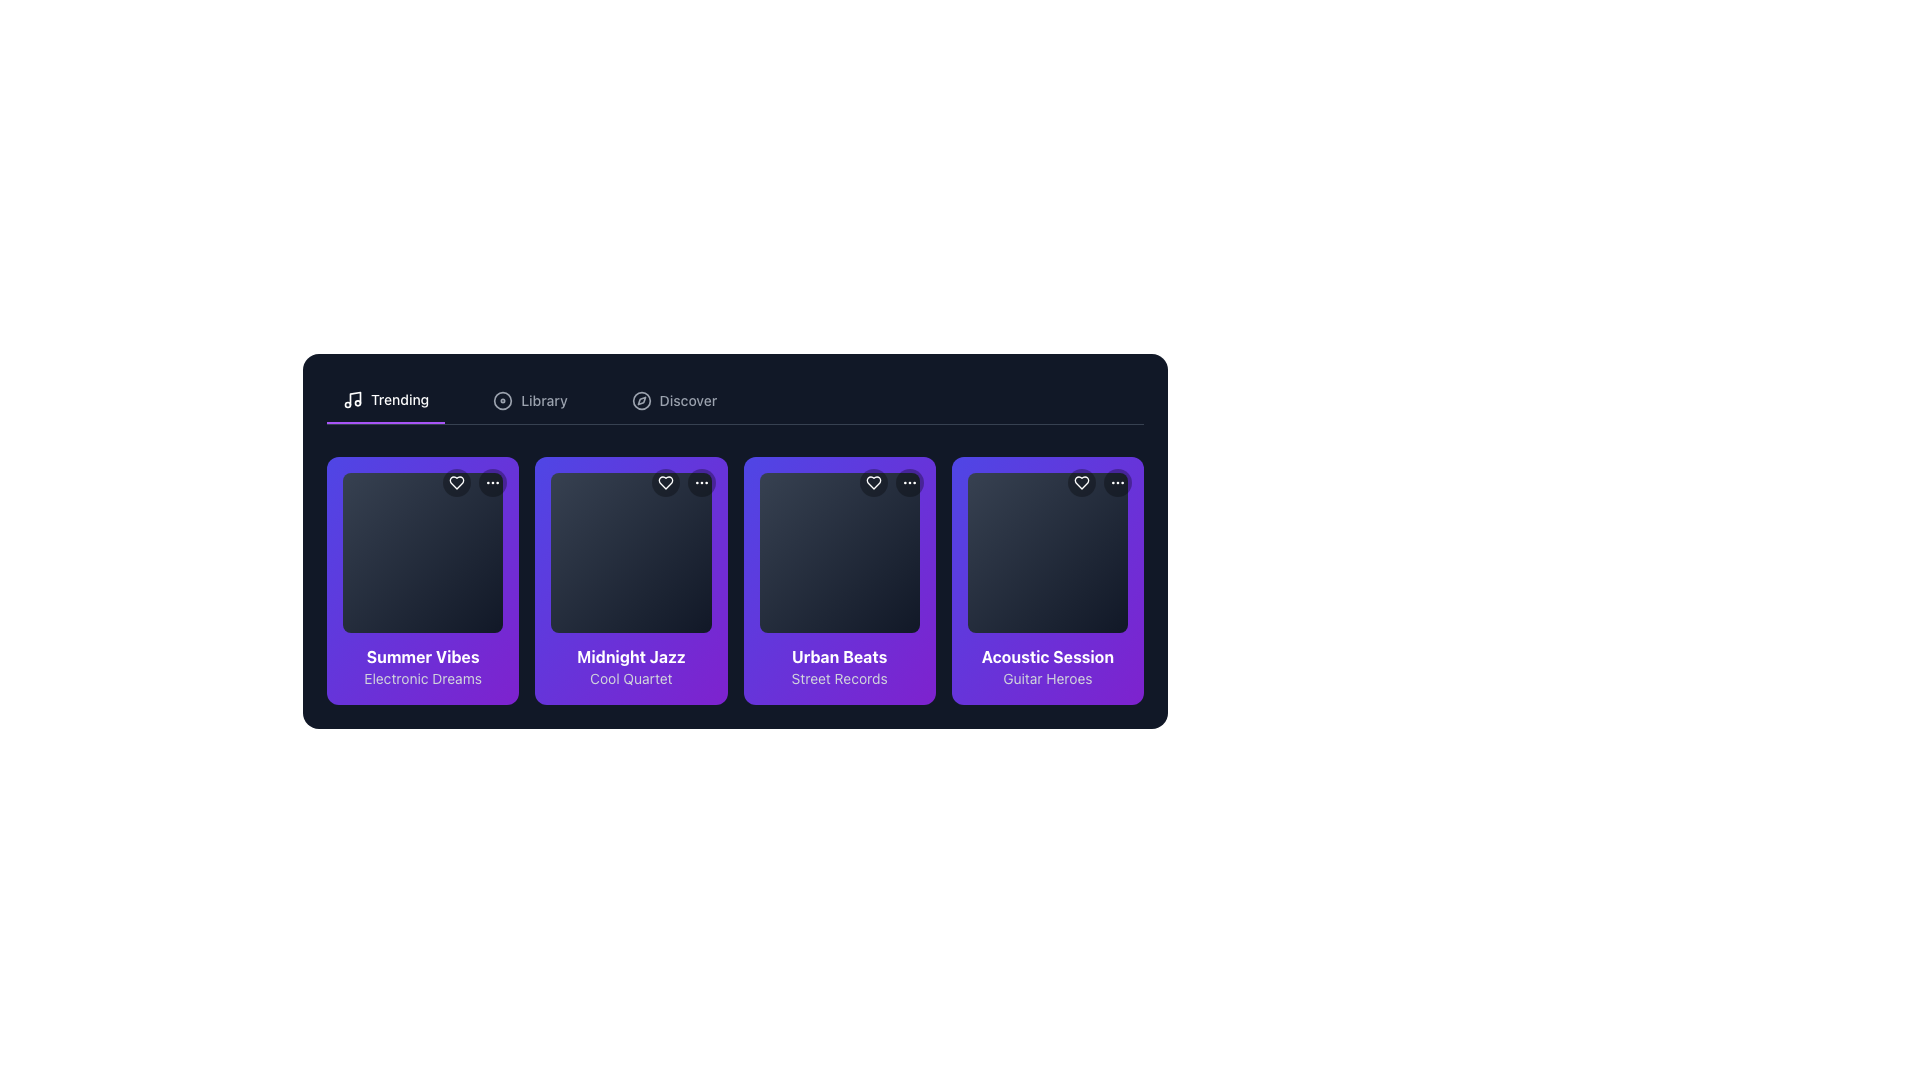  I want to click on the 'like' icon button located in the top-right corner of the 'Acoustic Session' card in the 'Trending' section to favorite the item, so click(1080, 482).